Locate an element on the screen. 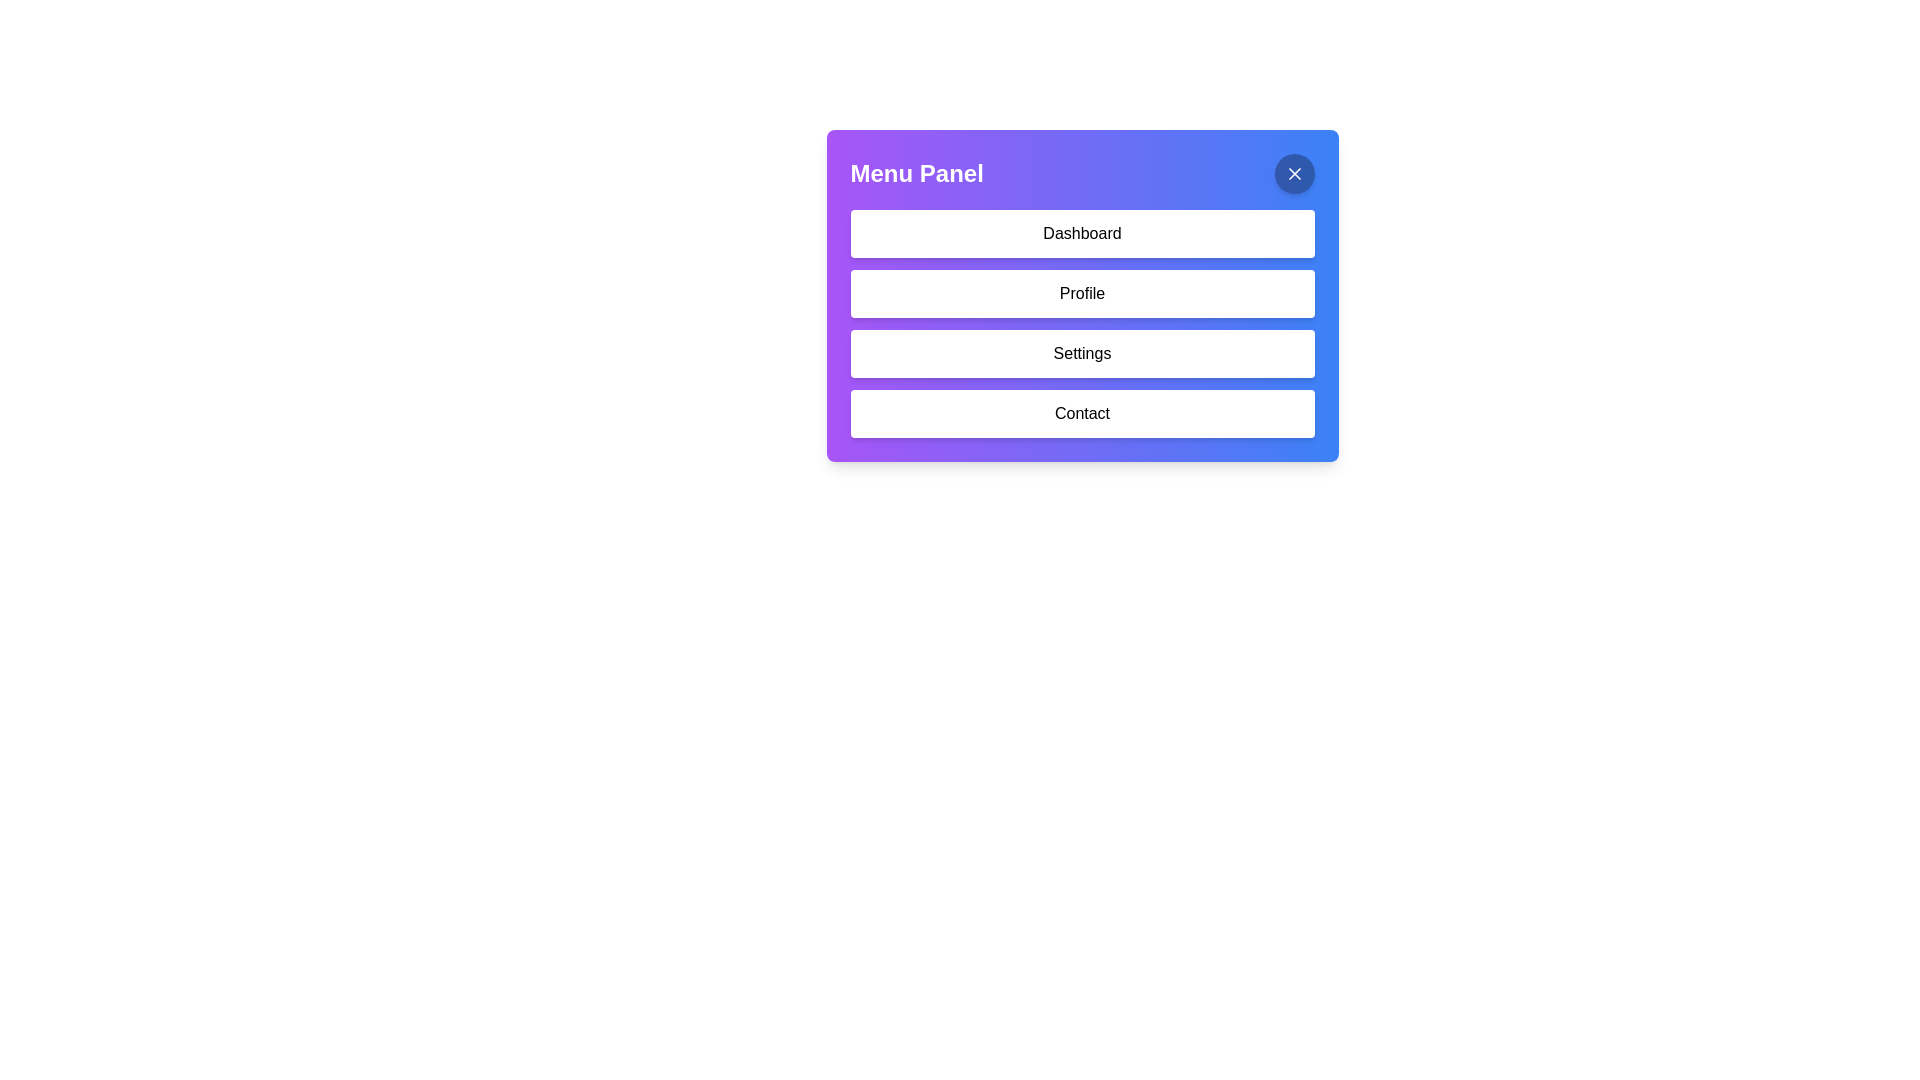 The image size is (1920, 1080). the close button icon located at the top-right corner of the blue-gradient menu panel to trigger the tooltip or highlight effect is located at coordinates (1294, 172).